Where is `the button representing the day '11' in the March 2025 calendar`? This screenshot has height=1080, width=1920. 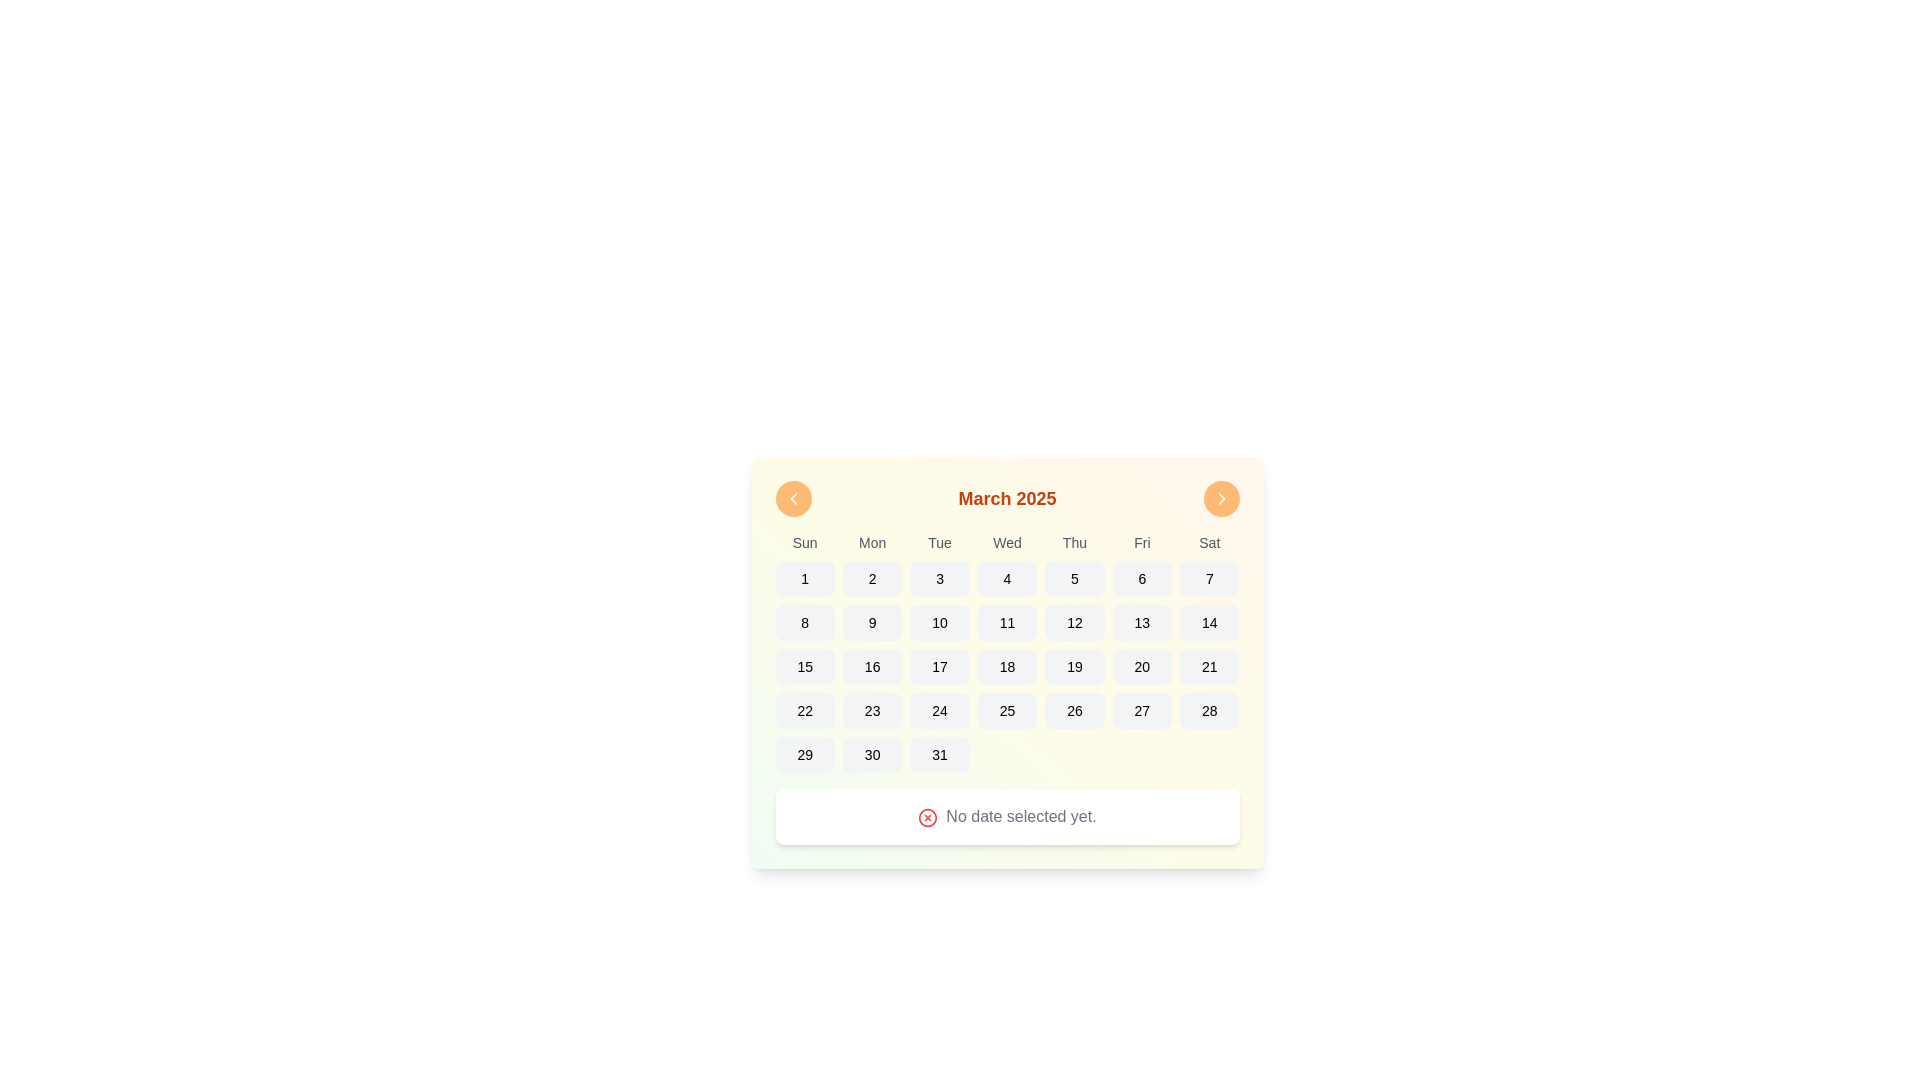 the button representing the day '11' in the March 2025 calendar is located at coordinates (1007, 622).